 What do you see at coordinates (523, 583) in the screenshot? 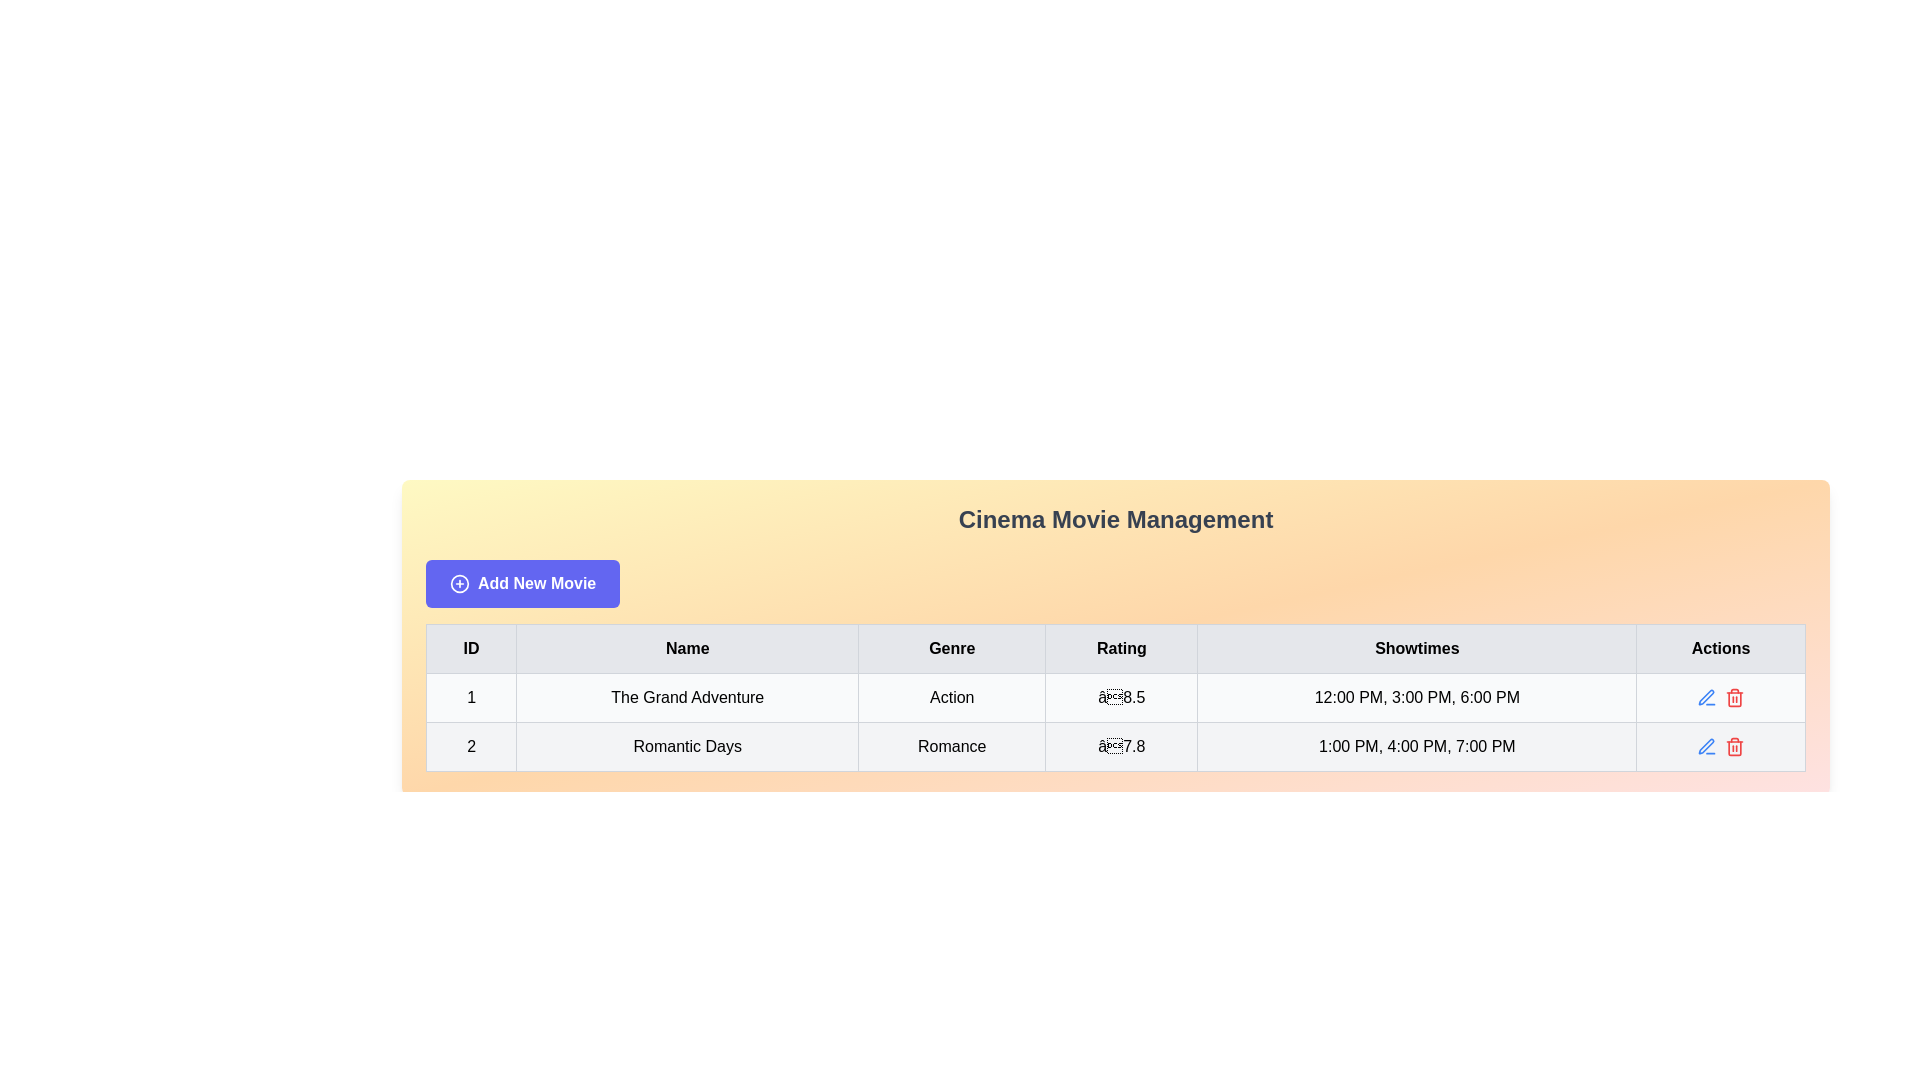
I see `the button labeled for adding a new movie entry located in the upper left section of the 'Cinema Movie Management' block, positioned below the title text` at bounding box center [523, 583].